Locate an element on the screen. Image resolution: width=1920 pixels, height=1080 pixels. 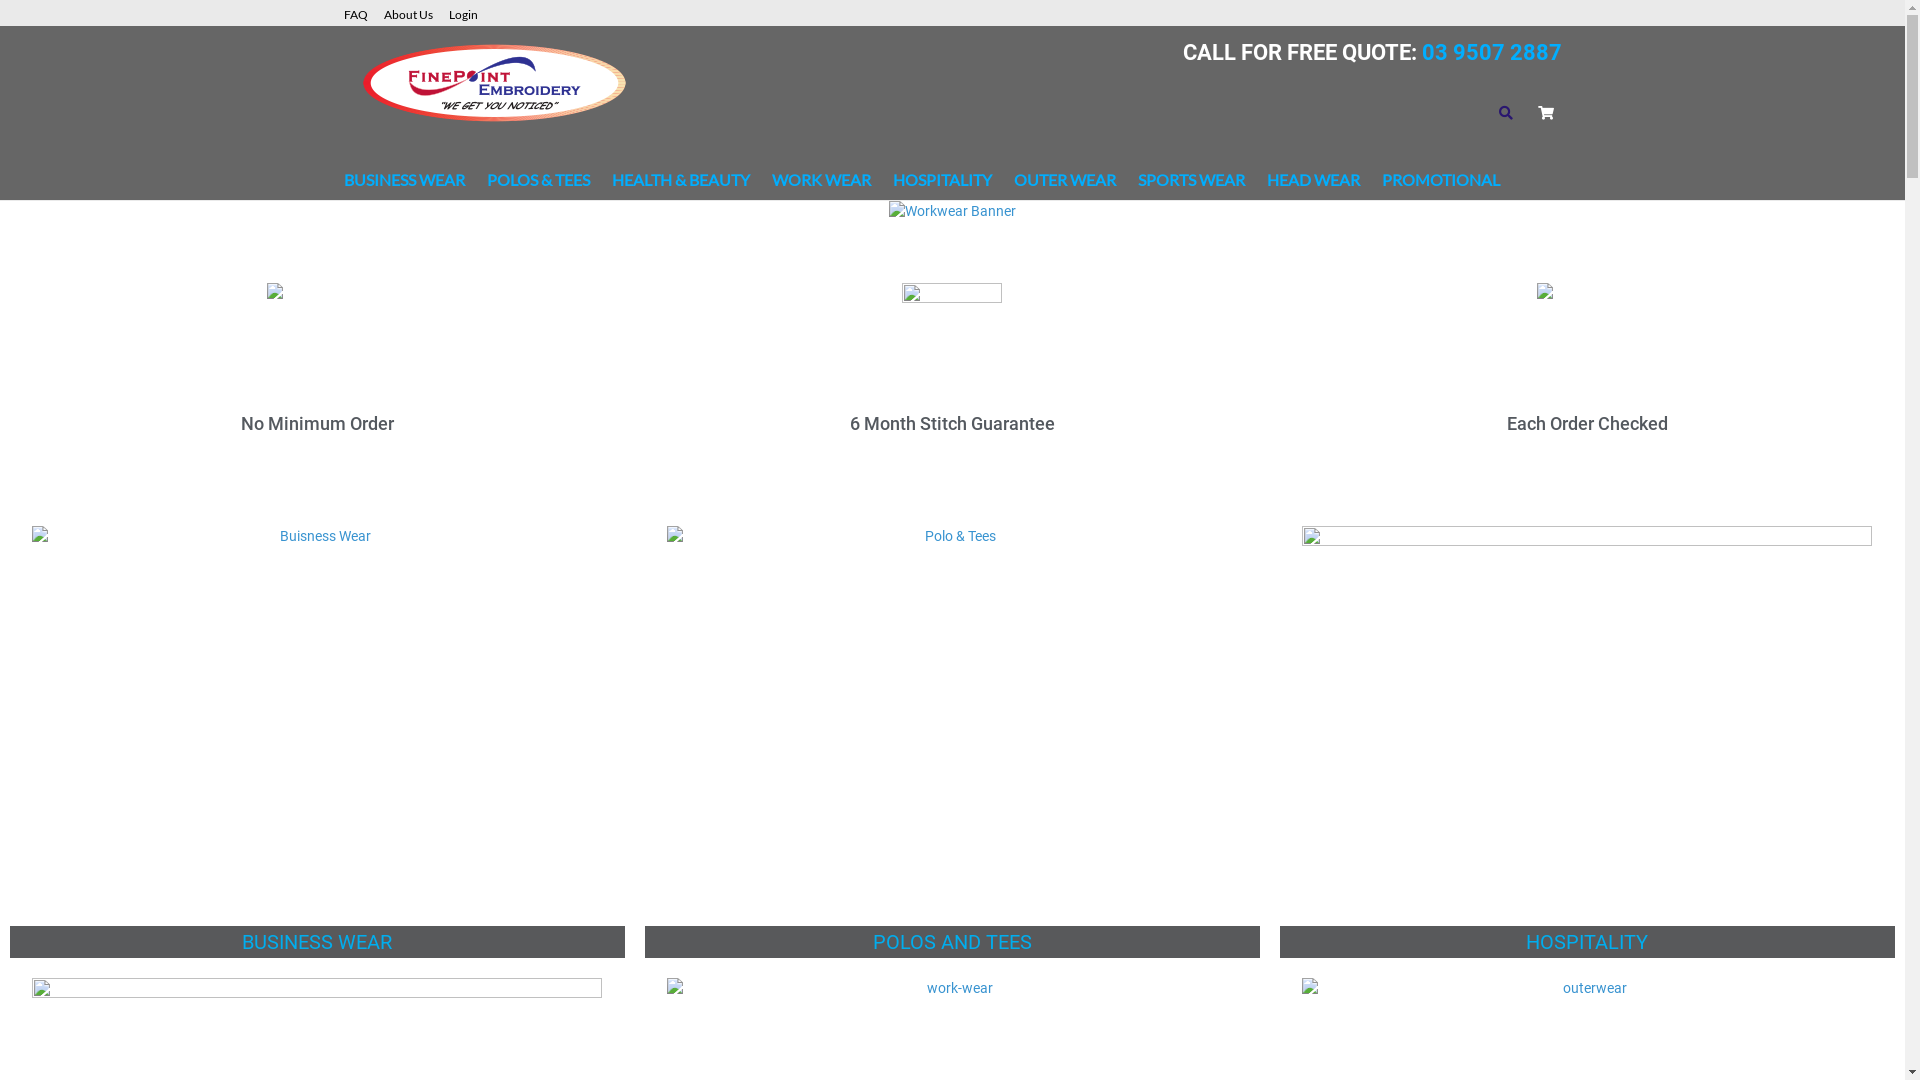
'POLOS & TEES' is located at coordinates (537, 180).